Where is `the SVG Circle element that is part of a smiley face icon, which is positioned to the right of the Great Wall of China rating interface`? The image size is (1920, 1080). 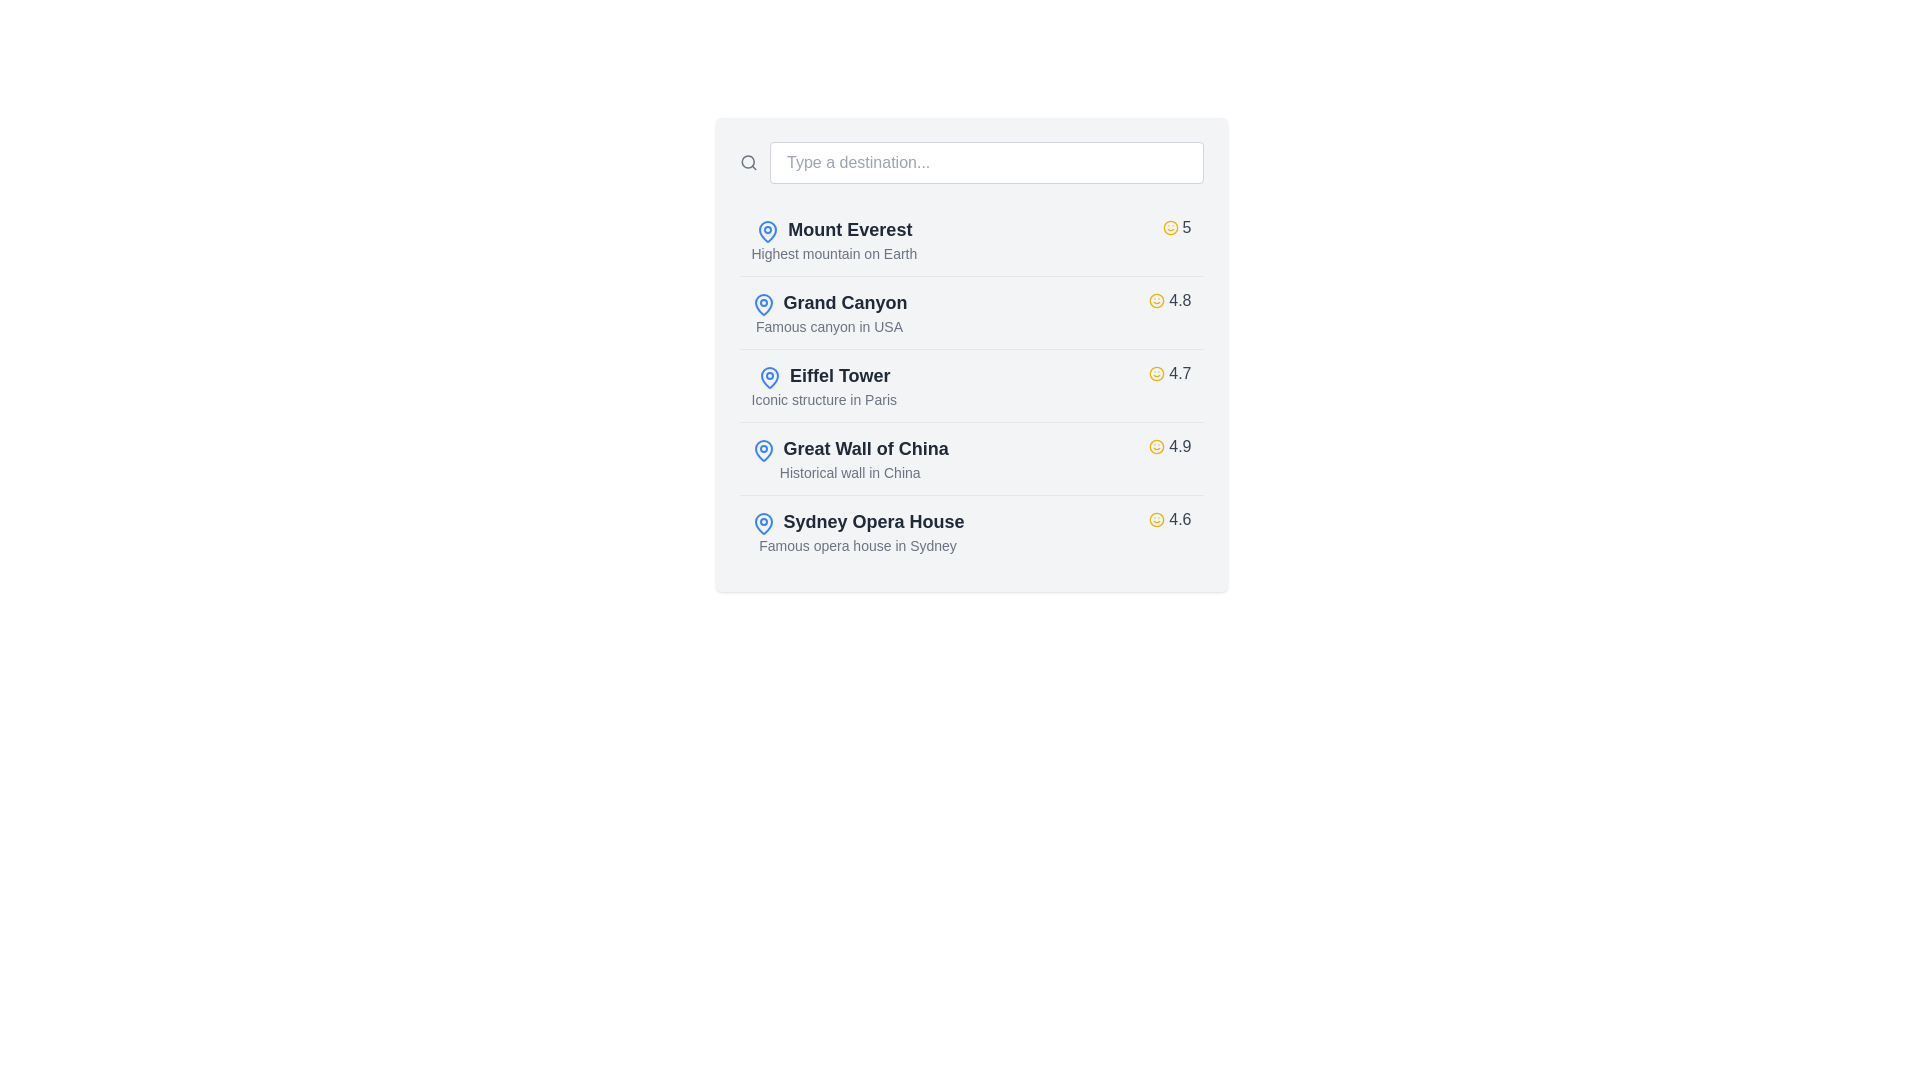 the SVG Circle element that is part of a smiley face icon, which is positioned to the right of the Great Wall of China rating interface is located at coordinates (1157, 446).